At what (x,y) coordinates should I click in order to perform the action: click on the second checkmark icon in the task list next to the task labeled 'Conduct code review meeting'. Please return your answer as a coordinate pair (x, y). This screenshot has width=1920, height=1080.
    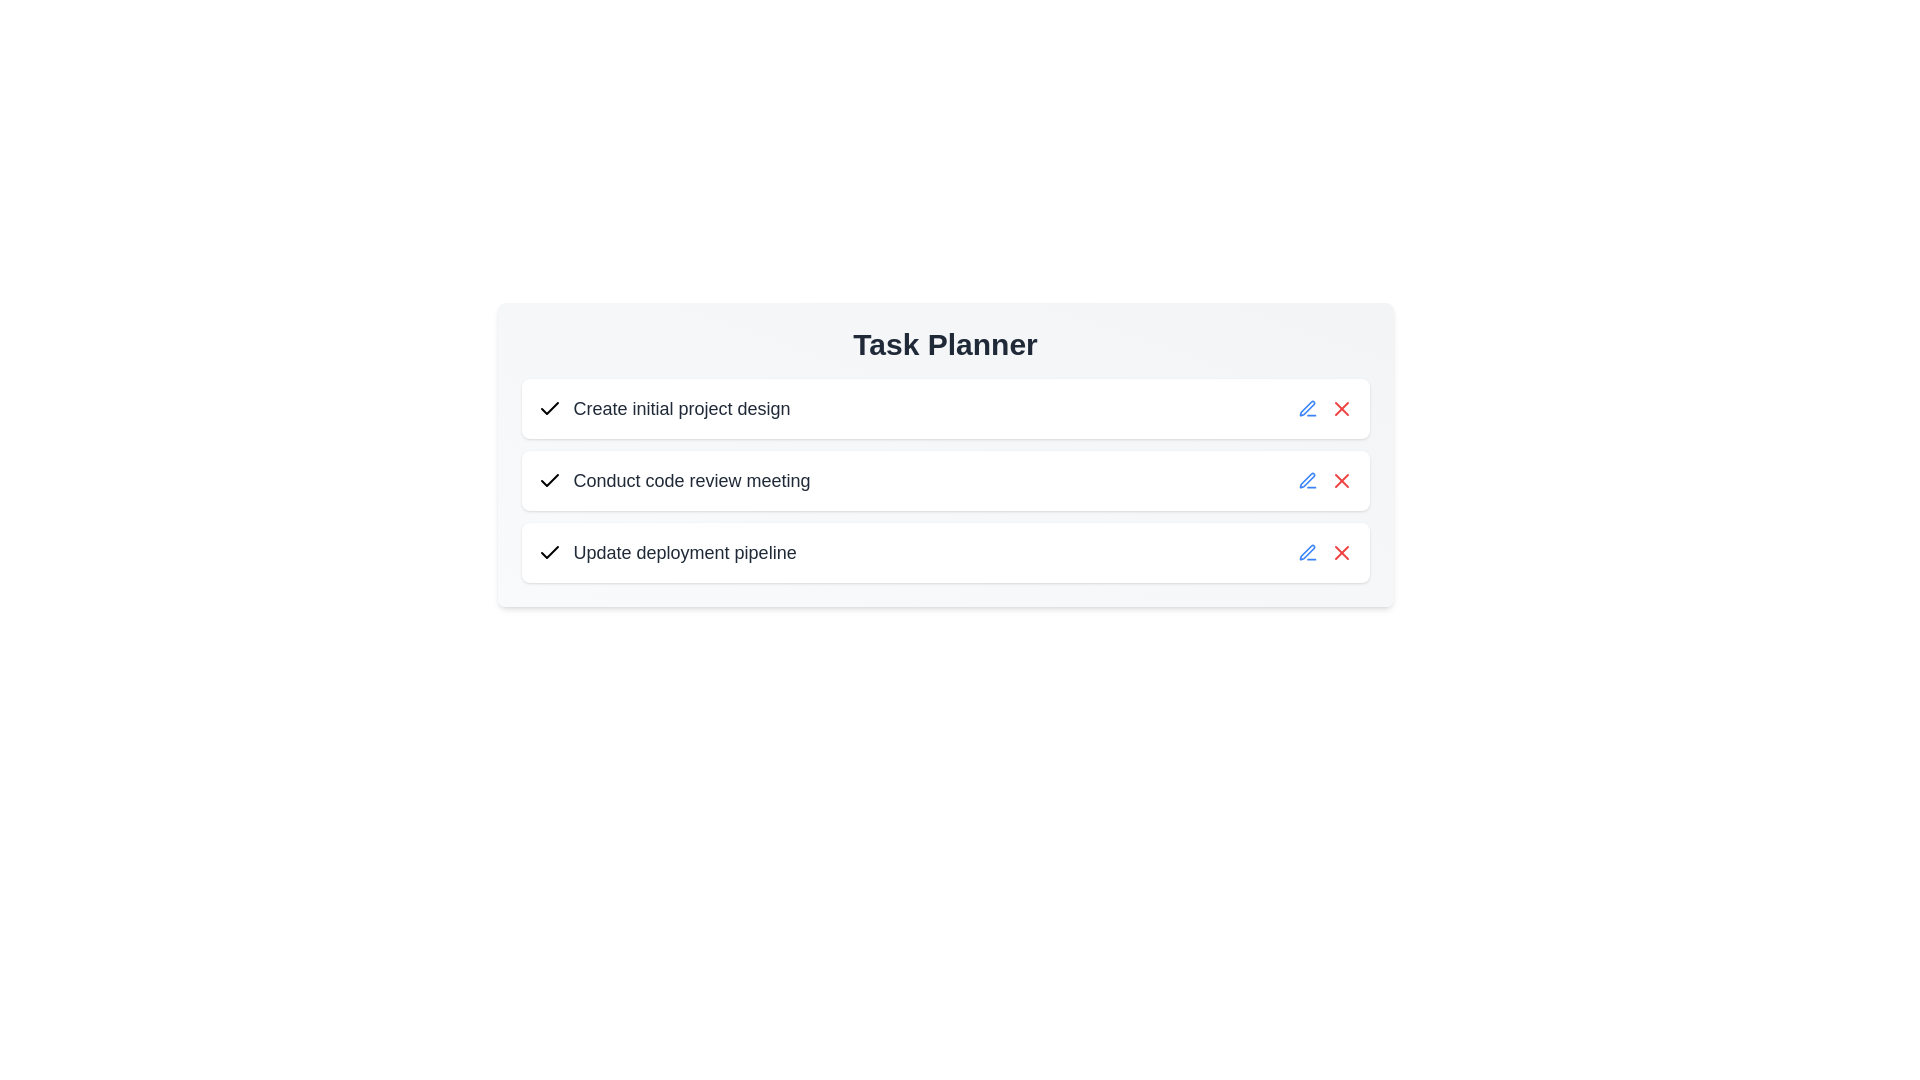
    Looking at the image, I should click on (549, 480).